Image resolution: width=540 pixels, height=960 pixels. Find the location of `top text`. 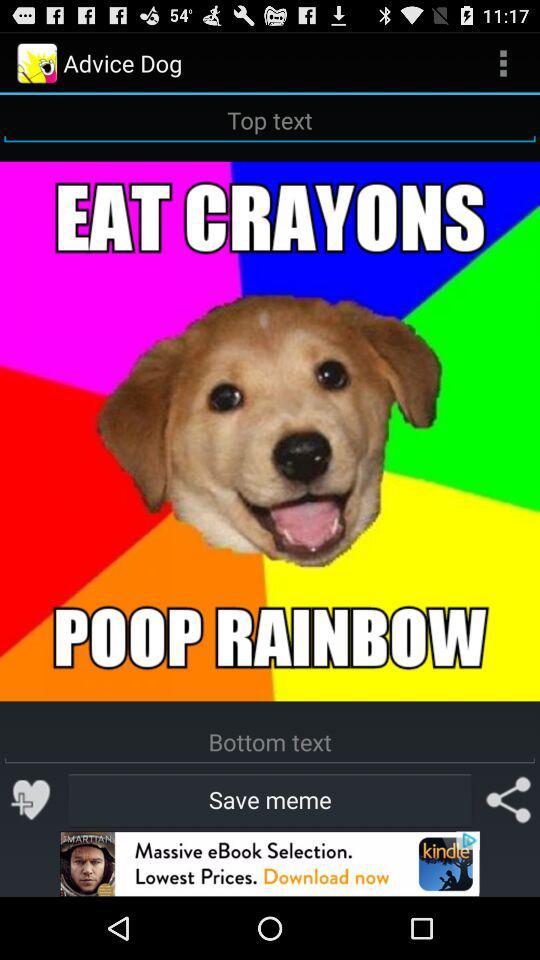

top text is located at coordinates (270, 120).